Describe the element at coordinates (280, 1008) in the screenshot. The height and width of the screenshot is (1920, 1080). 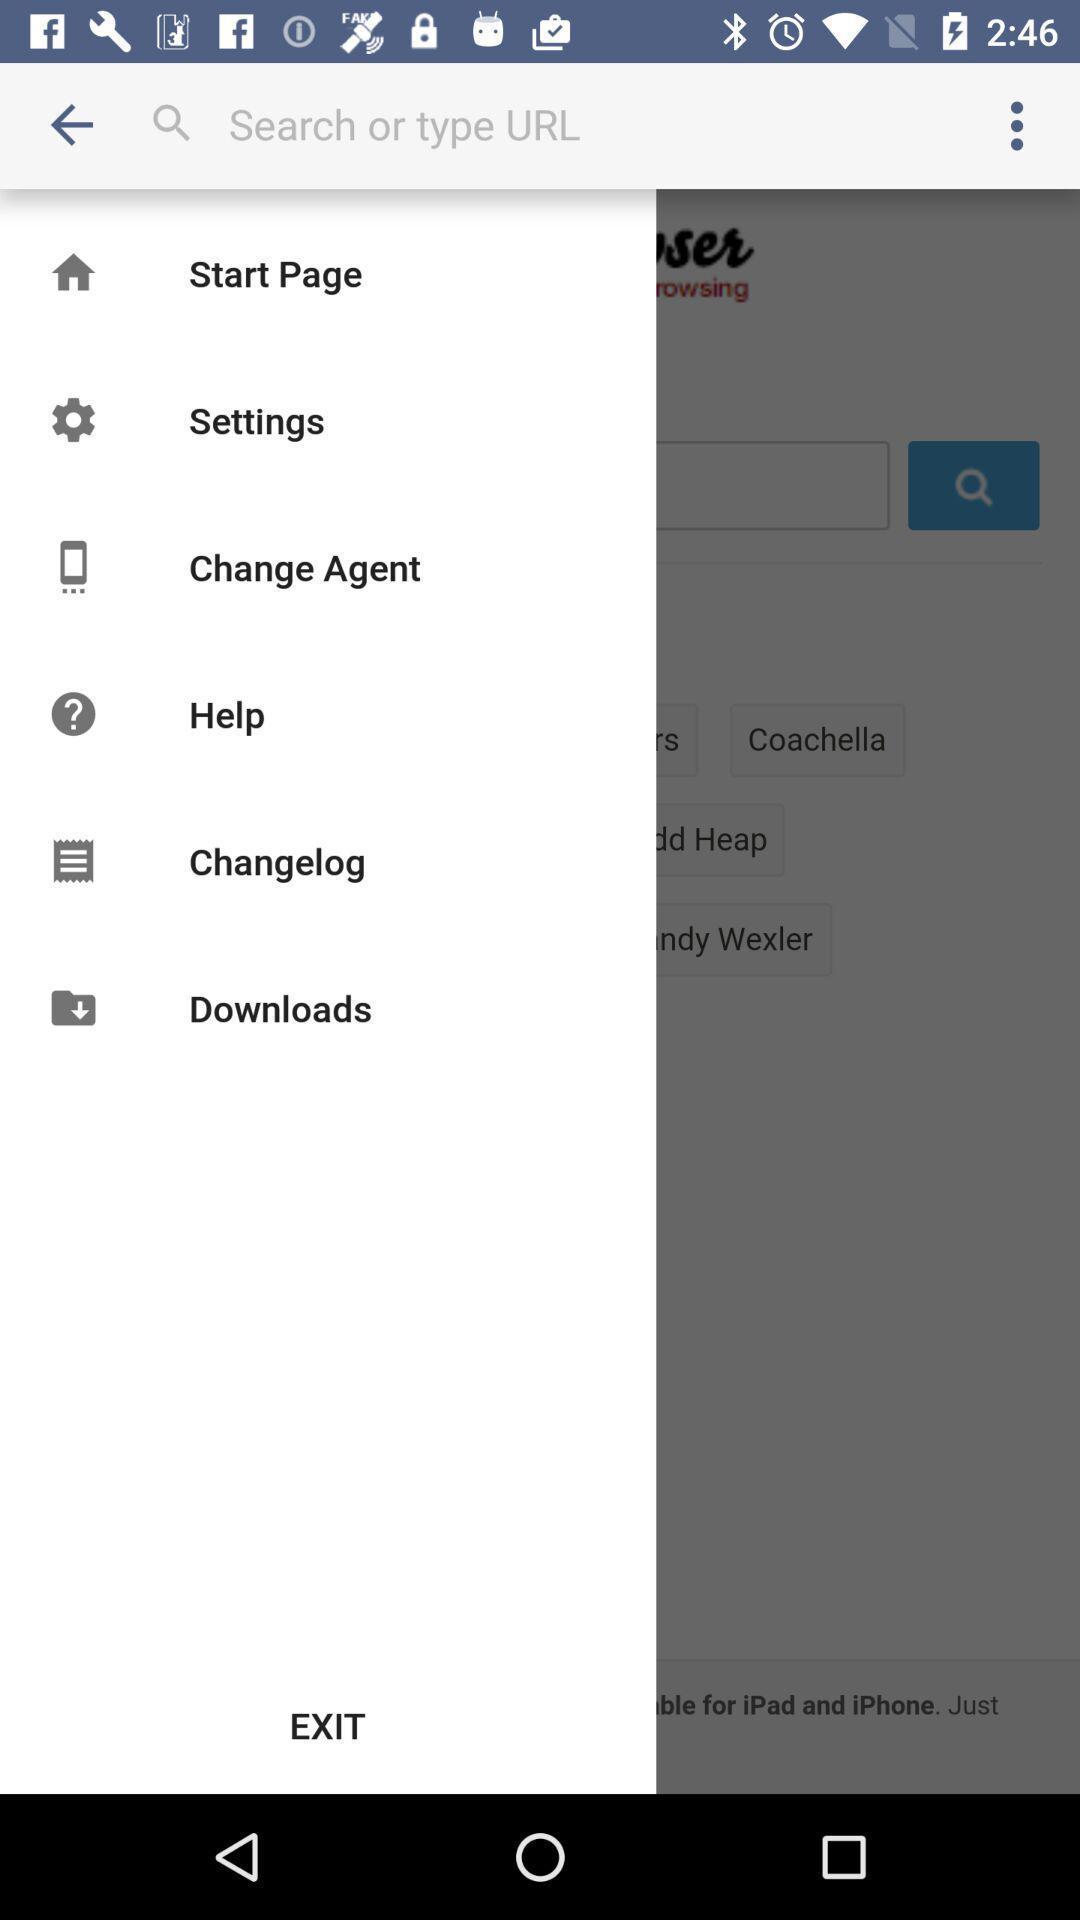
I see `the downloads` at that location.